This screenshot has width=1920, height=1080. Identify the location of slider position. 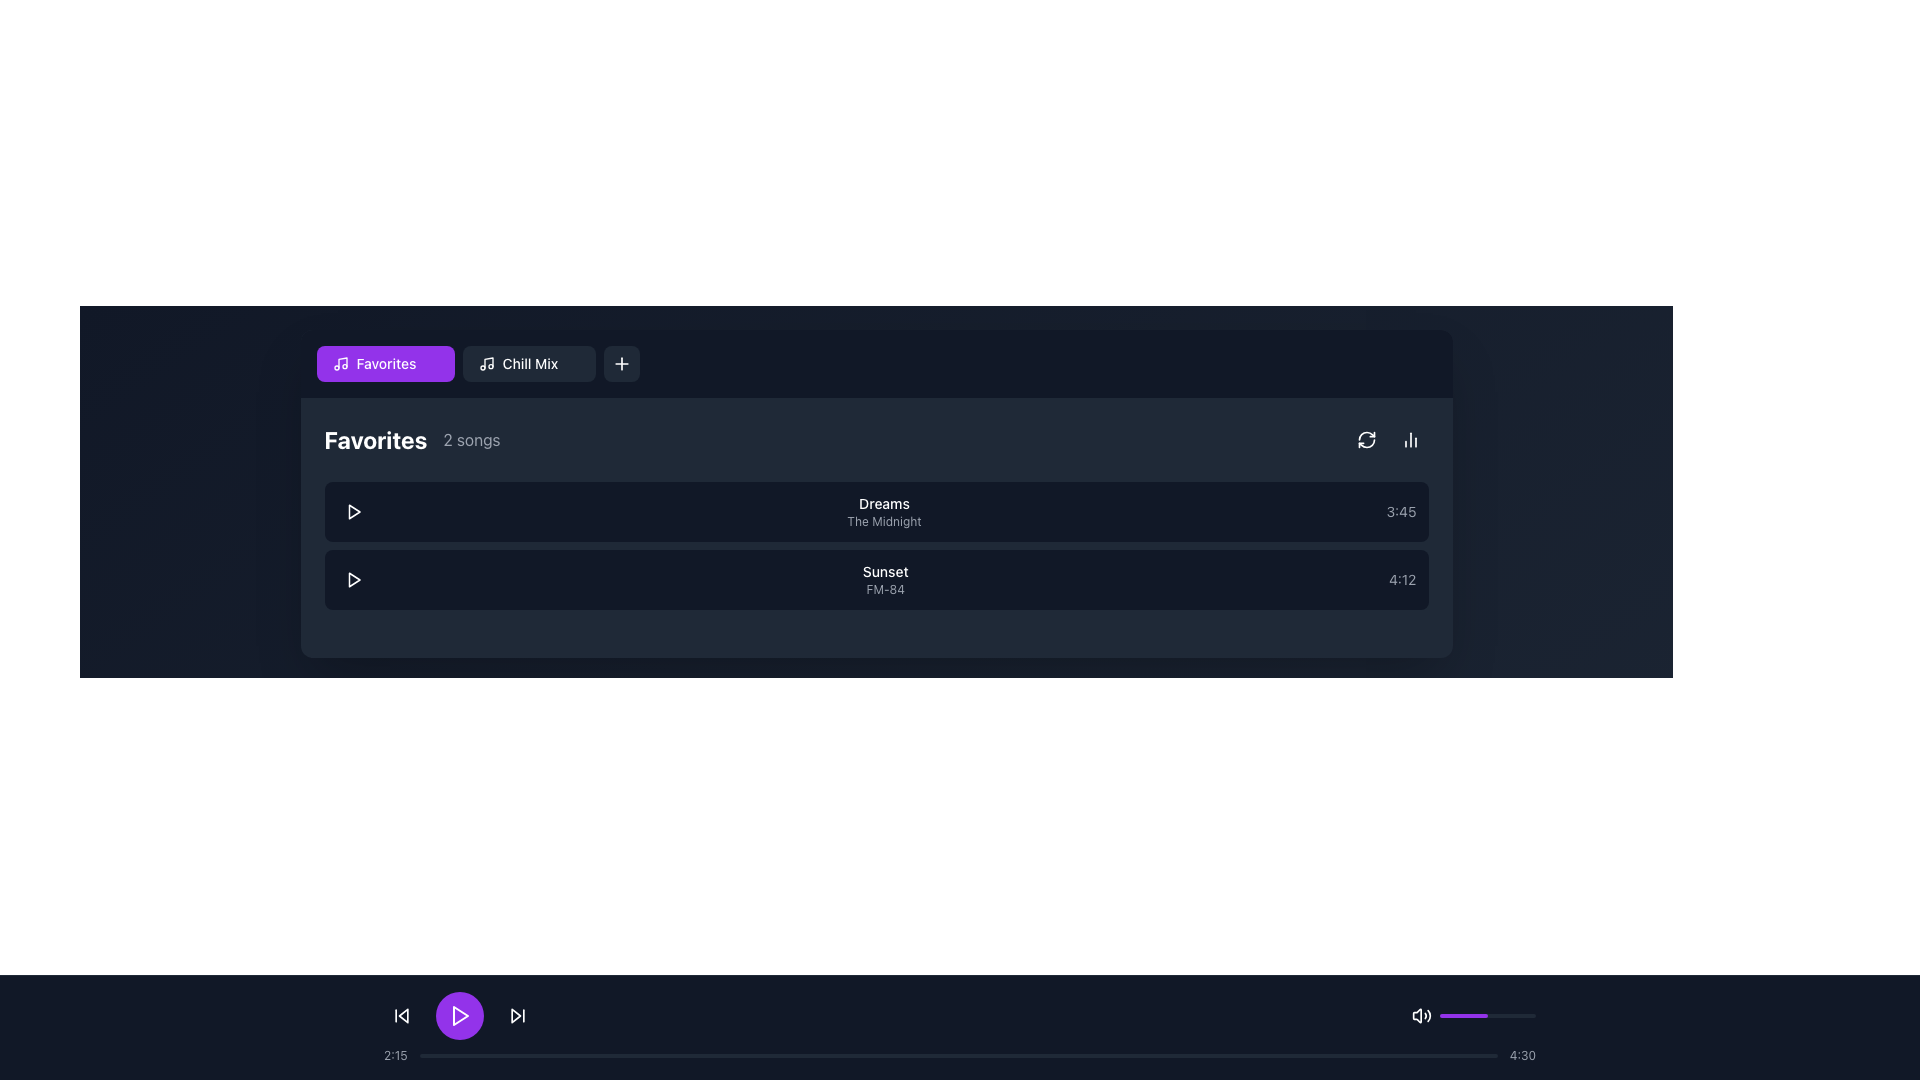
(1516, 1015).